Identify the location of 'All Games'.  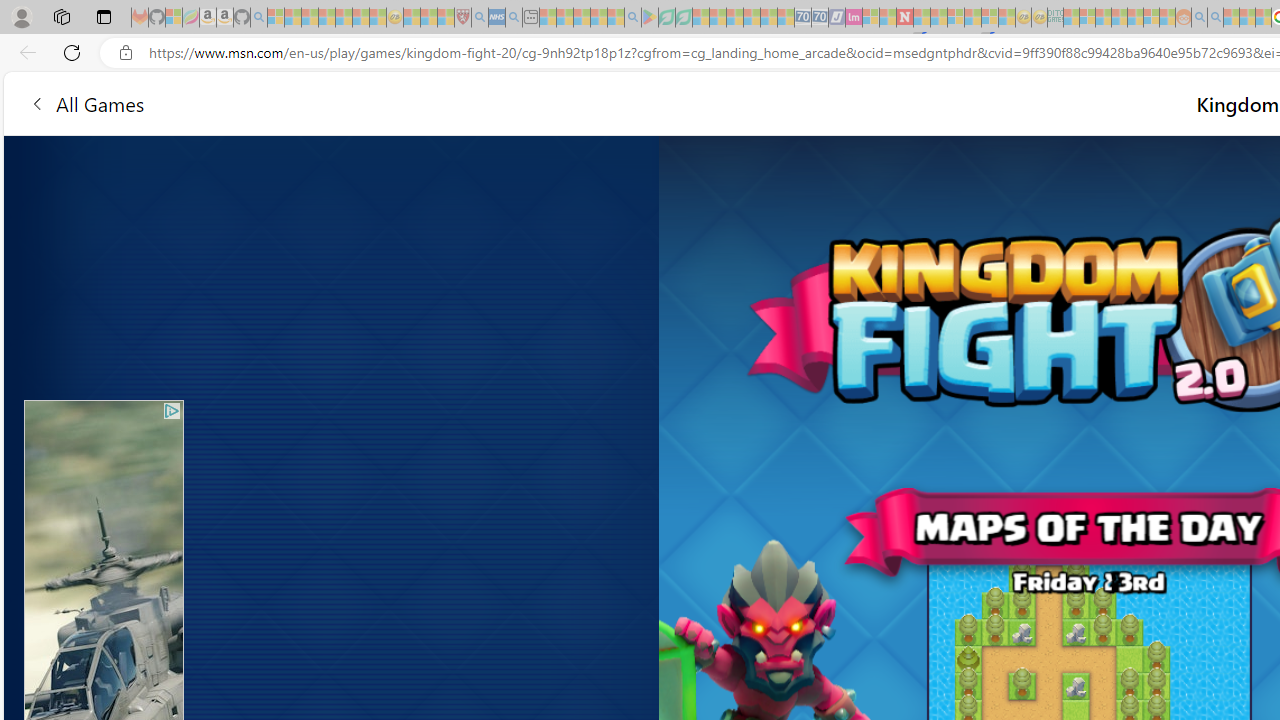
(85, 103).